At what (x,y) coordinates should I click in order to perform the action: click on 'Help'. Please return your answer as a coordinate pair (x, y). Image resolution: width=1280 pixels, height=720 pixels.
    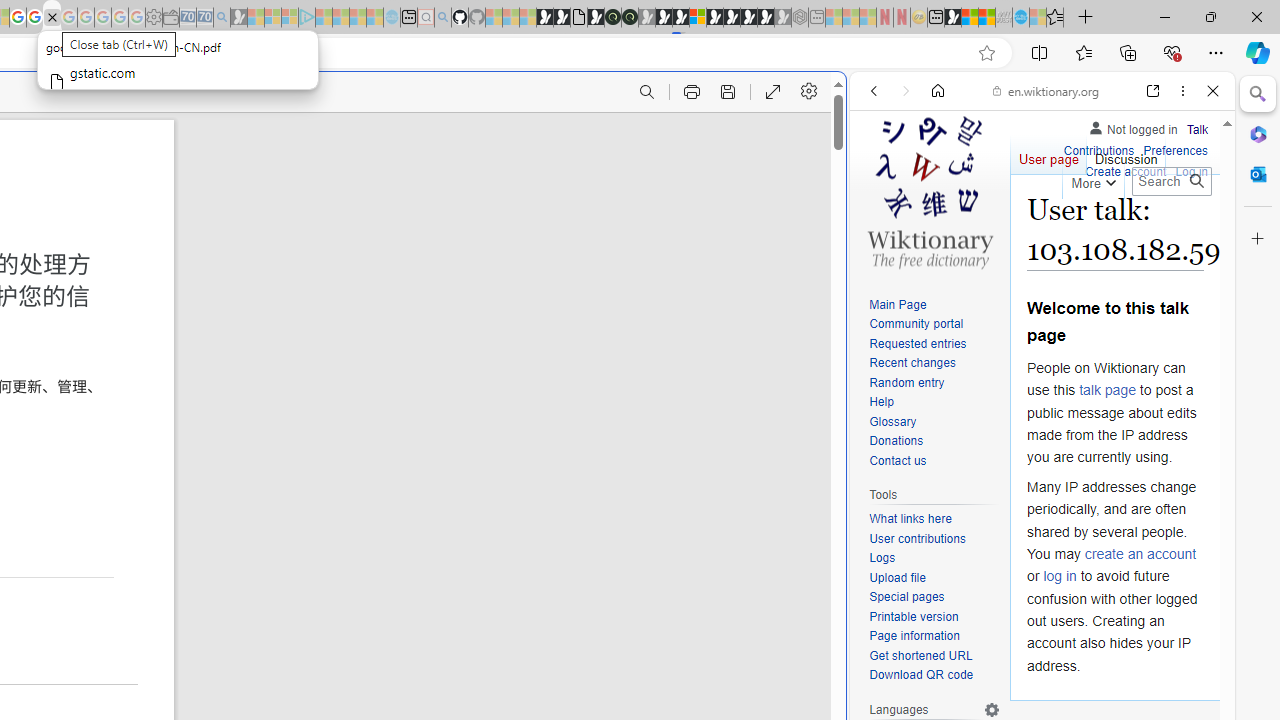
    Looking at the image, I should click on (880, 402).